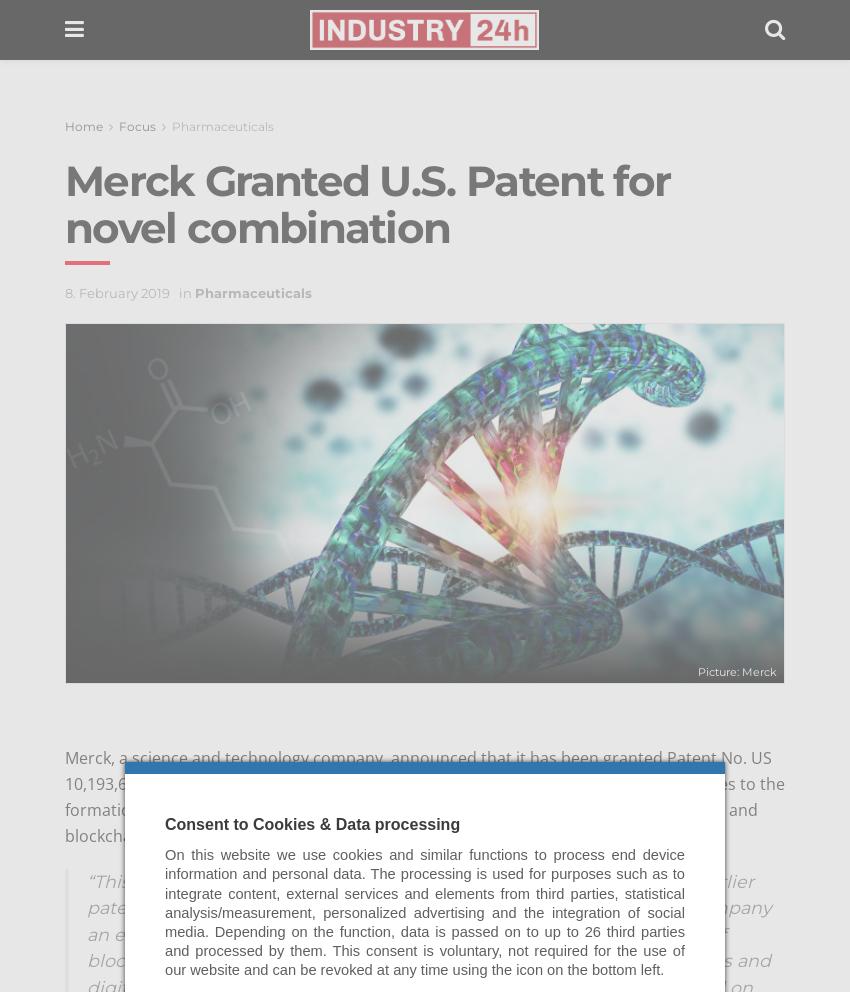 This screenshot has width=850, height=992. What do you see at coordinates (425, 795) in the screenshot?
I see `'Mer­ck, a sci­ence and tech­nol­o­gy com­pa­ny, announced that it has been grant­ed Patent No. US 10,193,695 by the Unit­ed States Patent and Trade­mark Office (USPTO). The patent relates to the for­ma­tion of ‘cryp­to-objects’, a nov­el secu­ri­ty pro­ce­dure link­ing Arti­fi­cial Intel­li­gence (AI) and blockchain technology.'` at bounding box center [425, 795].